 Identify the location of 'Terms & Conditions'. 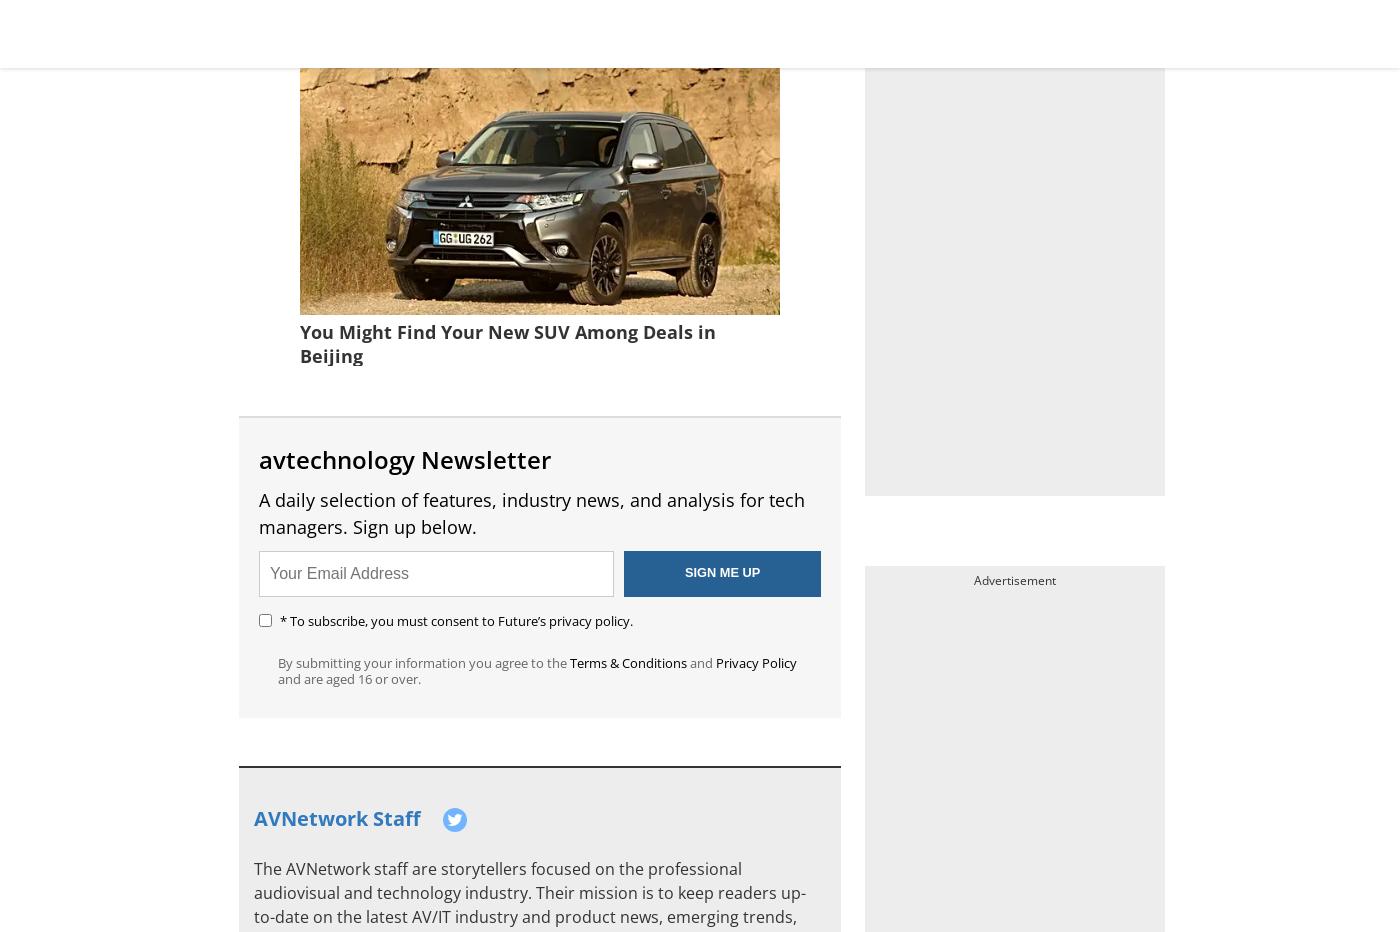
(628, 661).